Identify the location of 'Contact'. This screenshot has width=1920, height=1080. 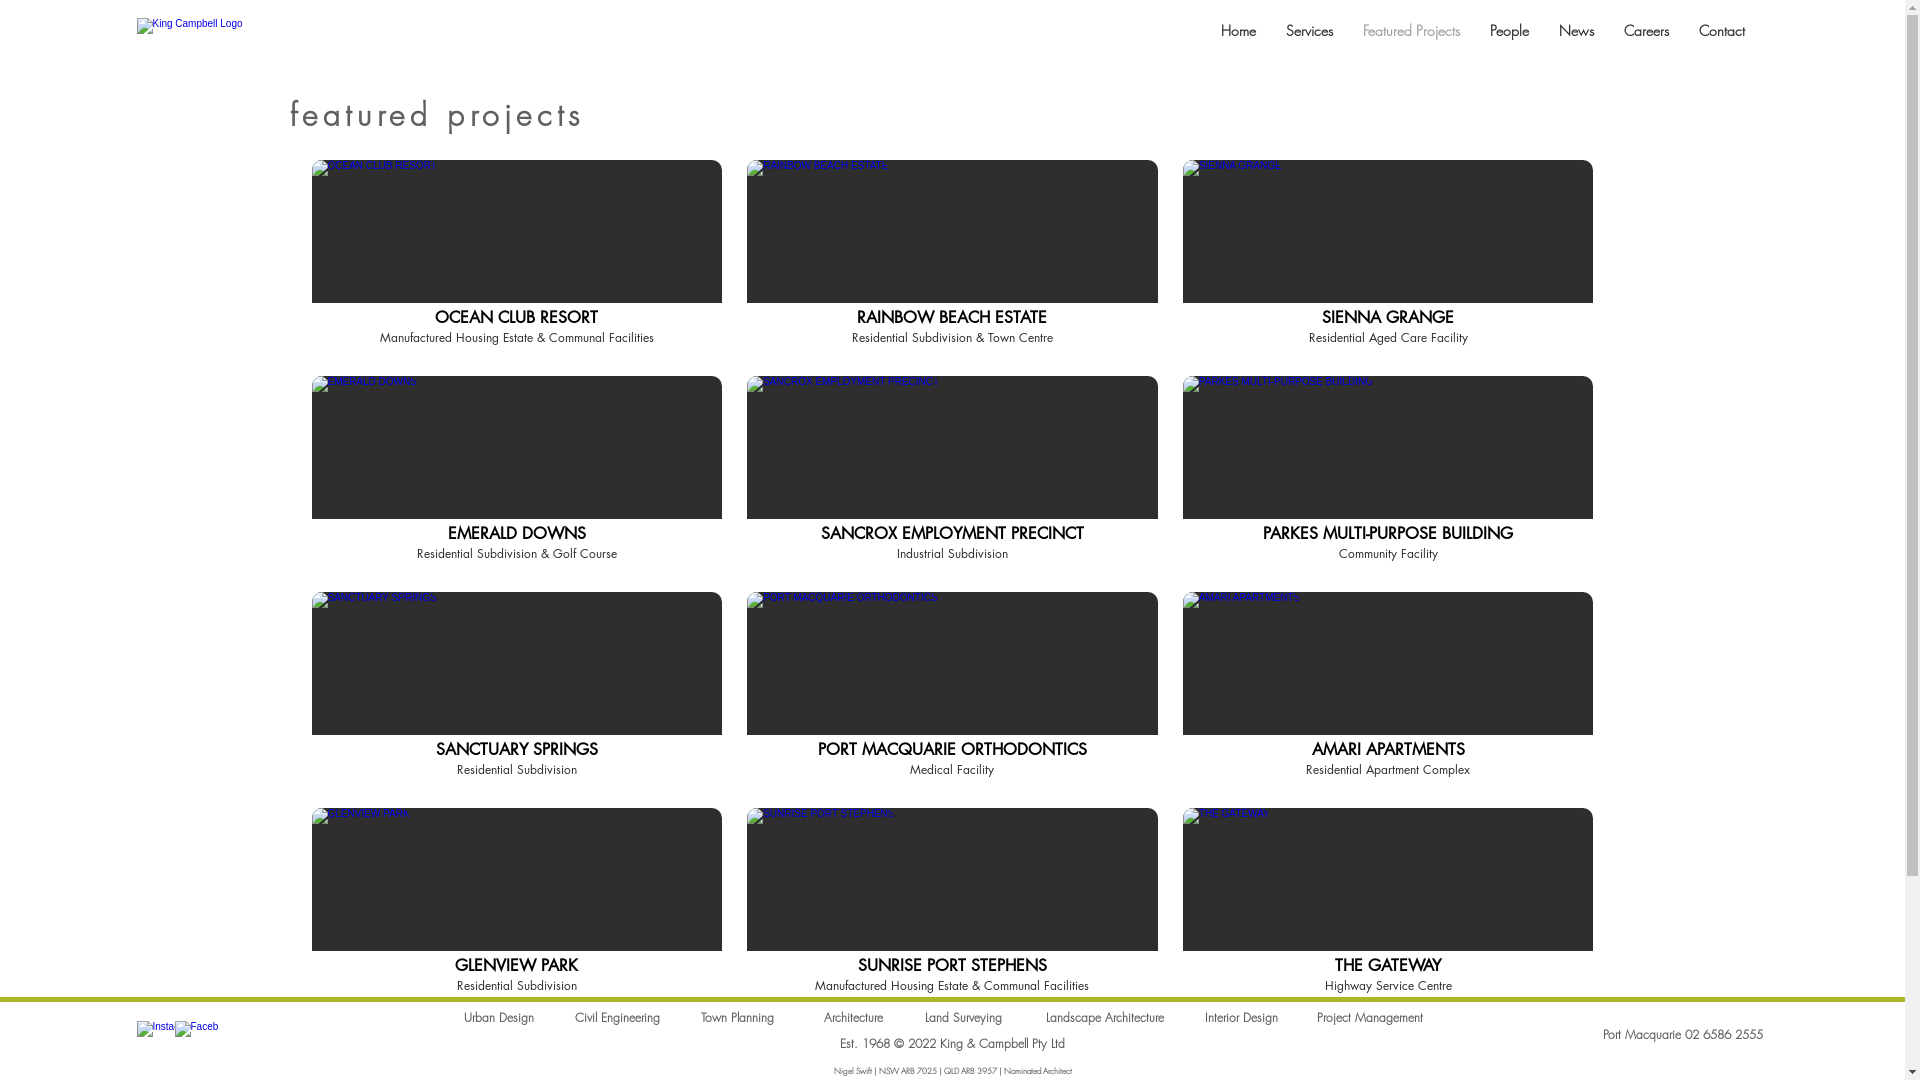
(1683, 30).